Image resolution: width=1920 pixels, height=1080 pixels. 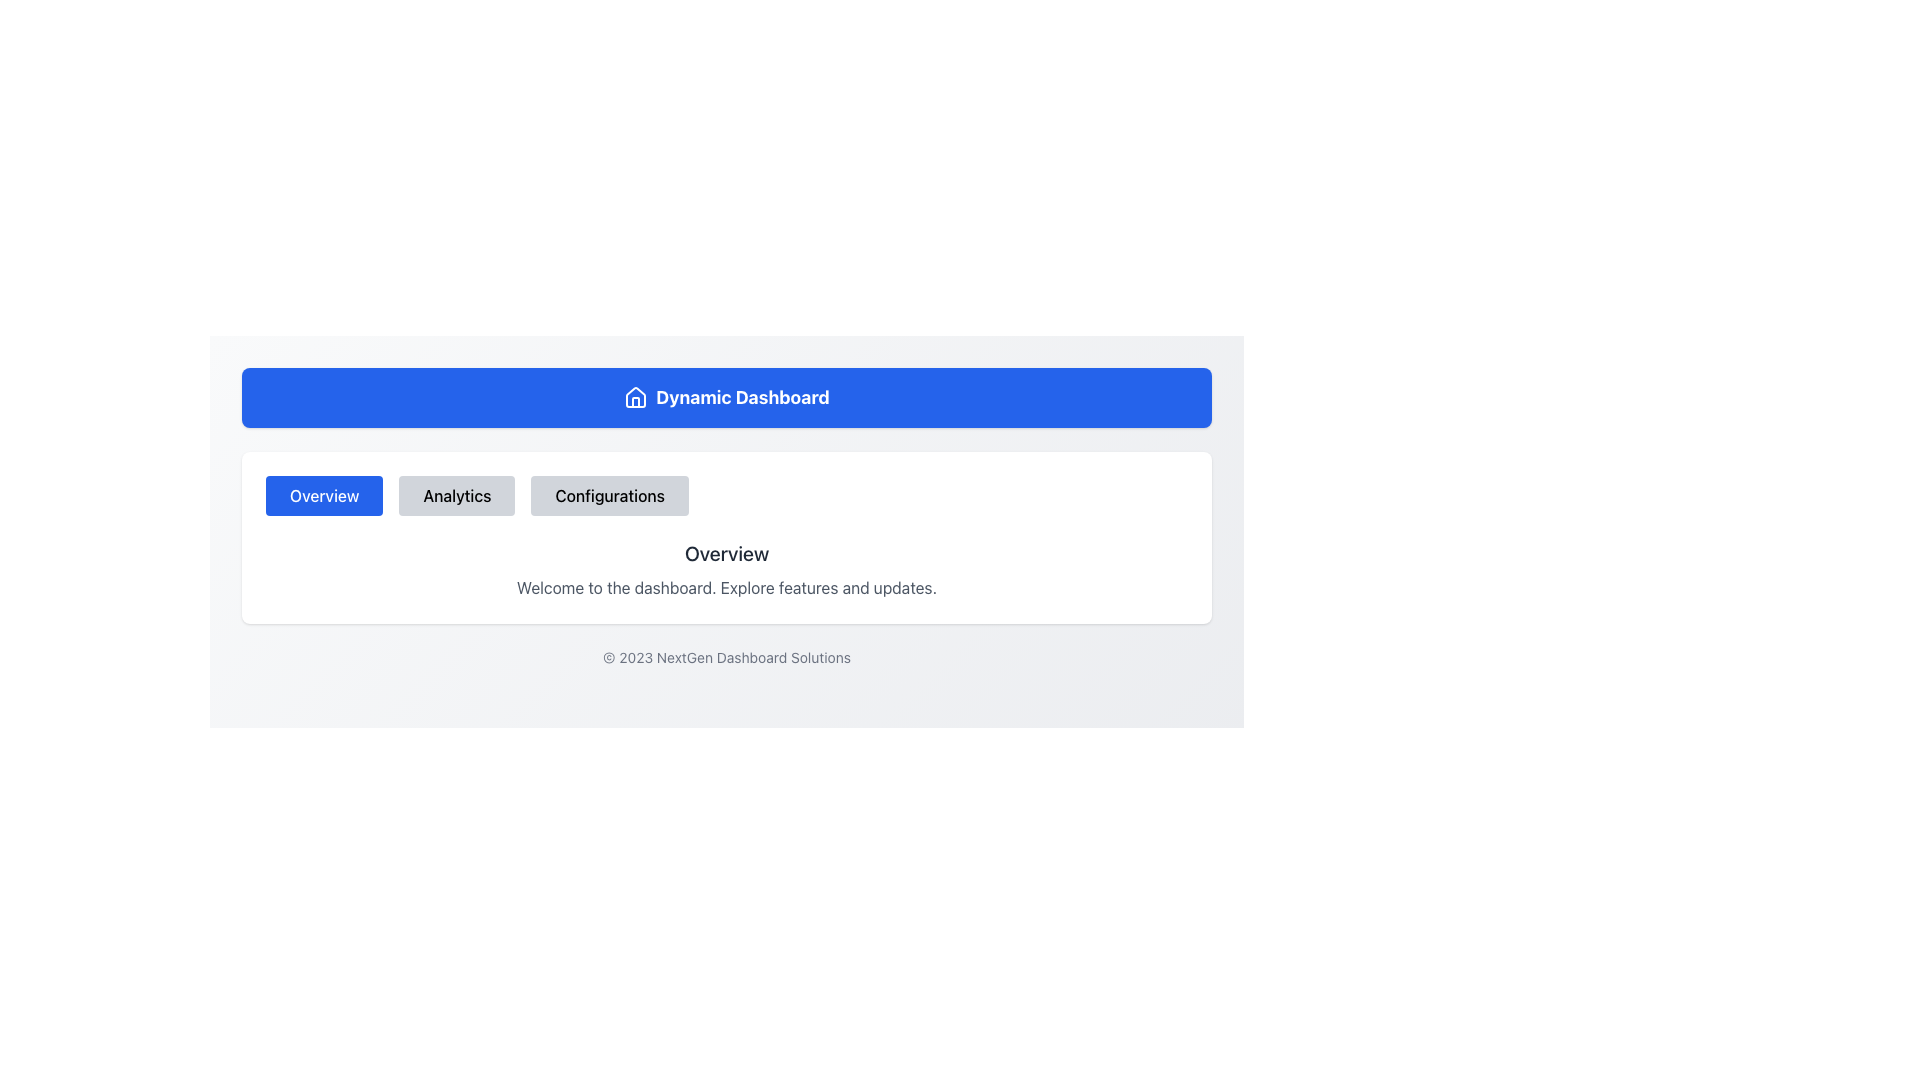 What do you see at coordinates (456, 495) in the screenshot?
I see `the 'Analytics' button, which is the second button in a row of three` at bounding box center [456, 495].